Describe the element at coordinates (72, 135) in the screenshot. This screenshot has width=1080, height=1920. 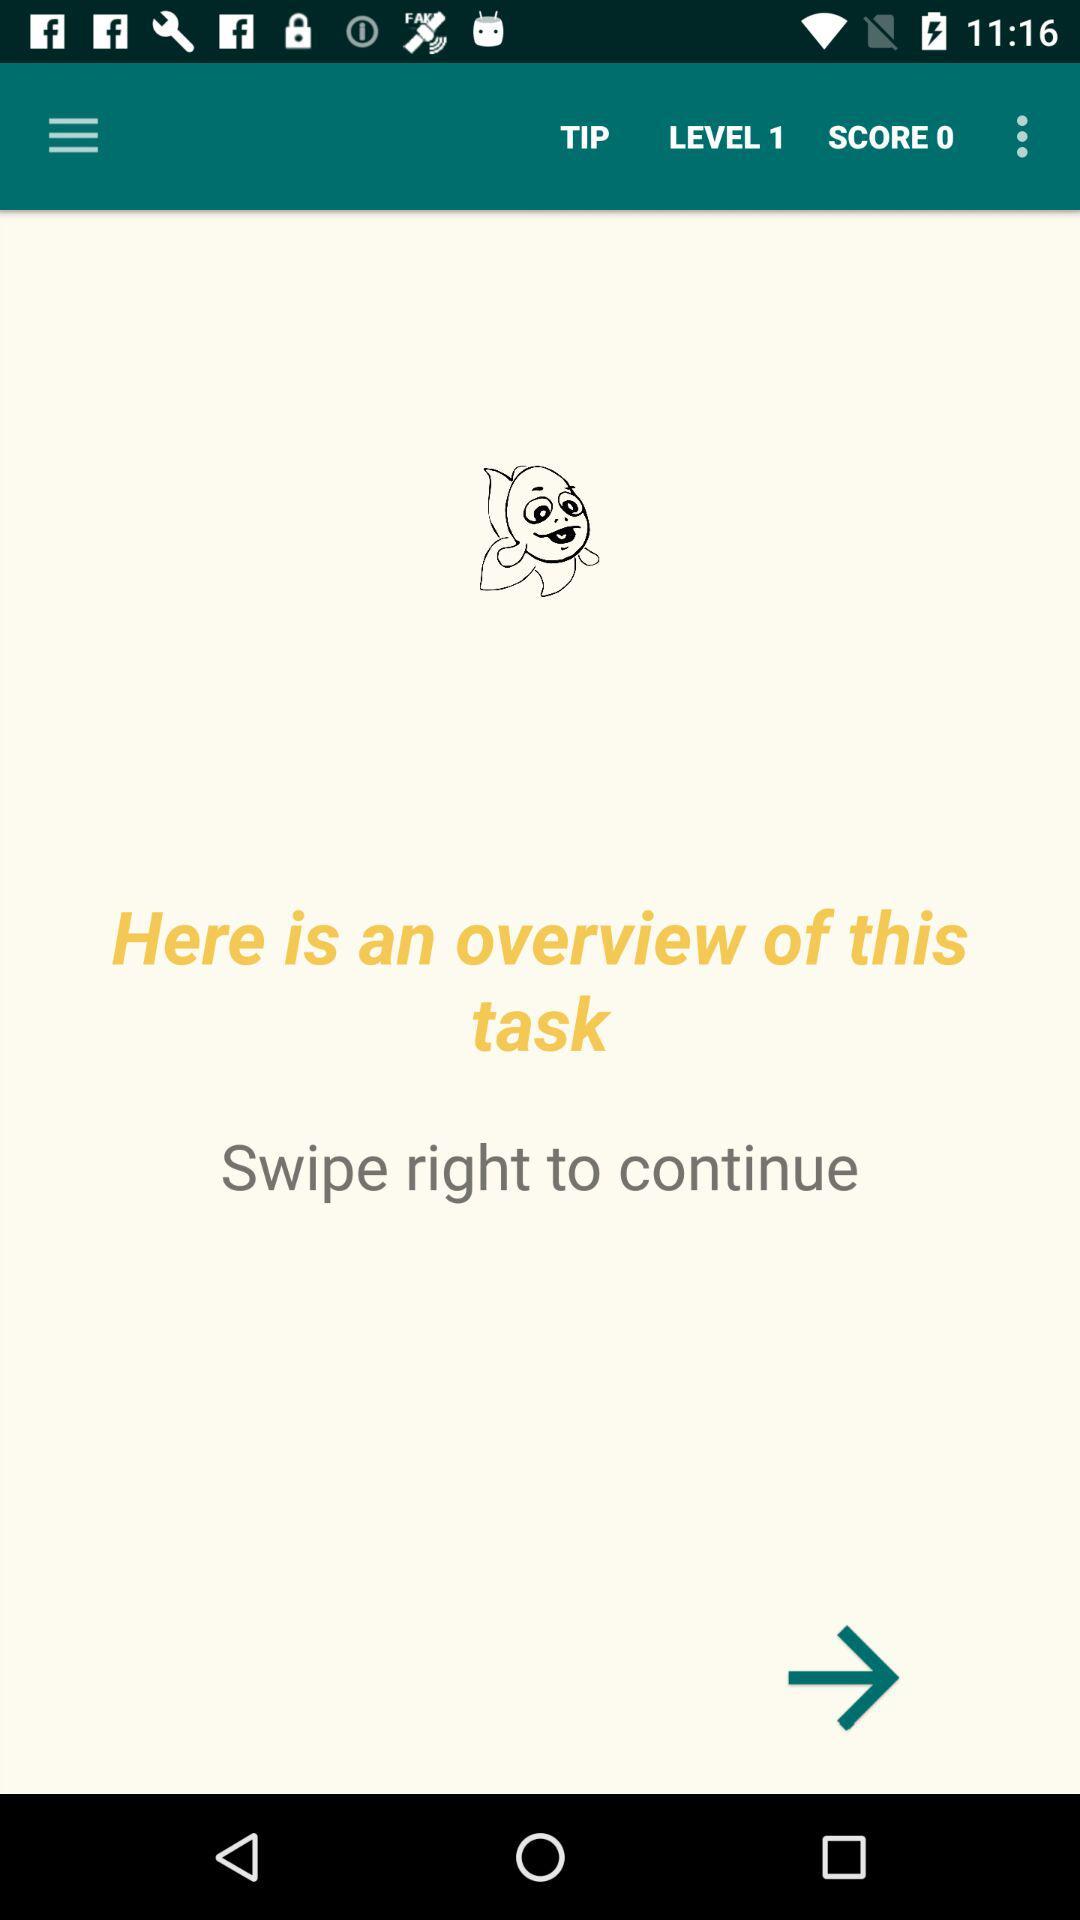
I see `the icon at the top left corner` at that location.